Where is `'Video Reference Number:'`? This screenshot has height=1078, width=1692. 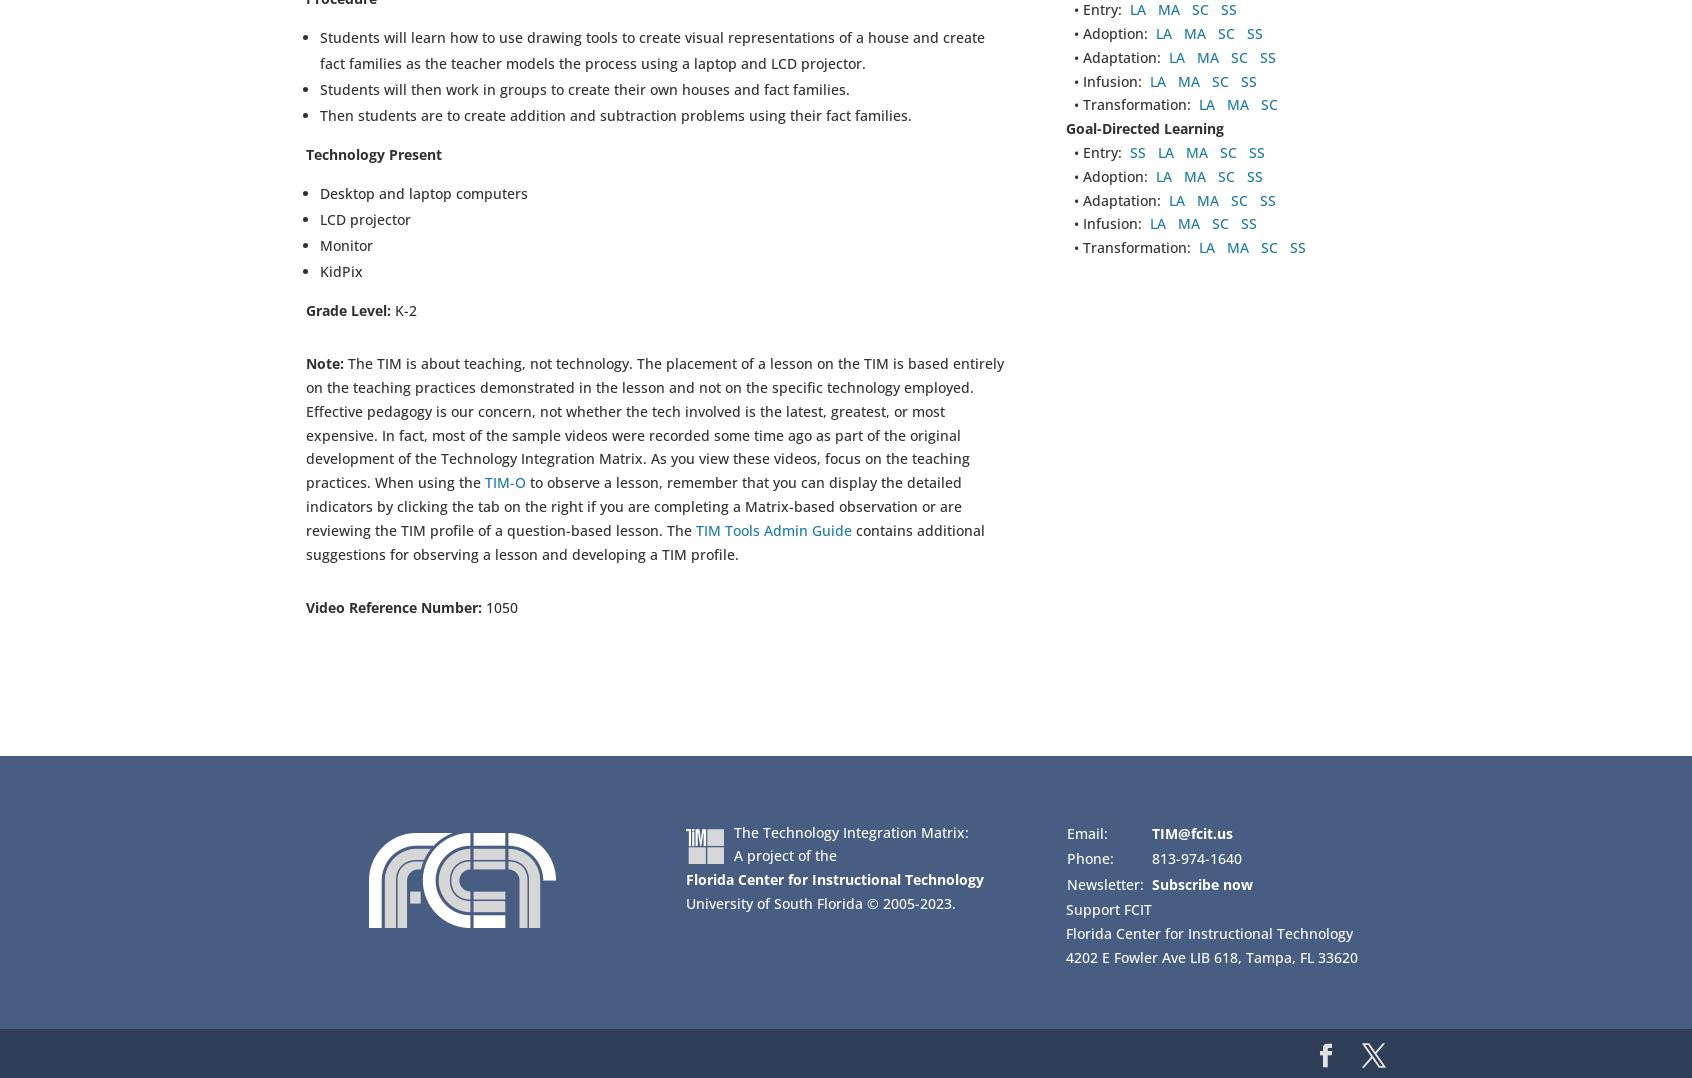 'Video Reference Number:' is located at coordinates (305, 607).